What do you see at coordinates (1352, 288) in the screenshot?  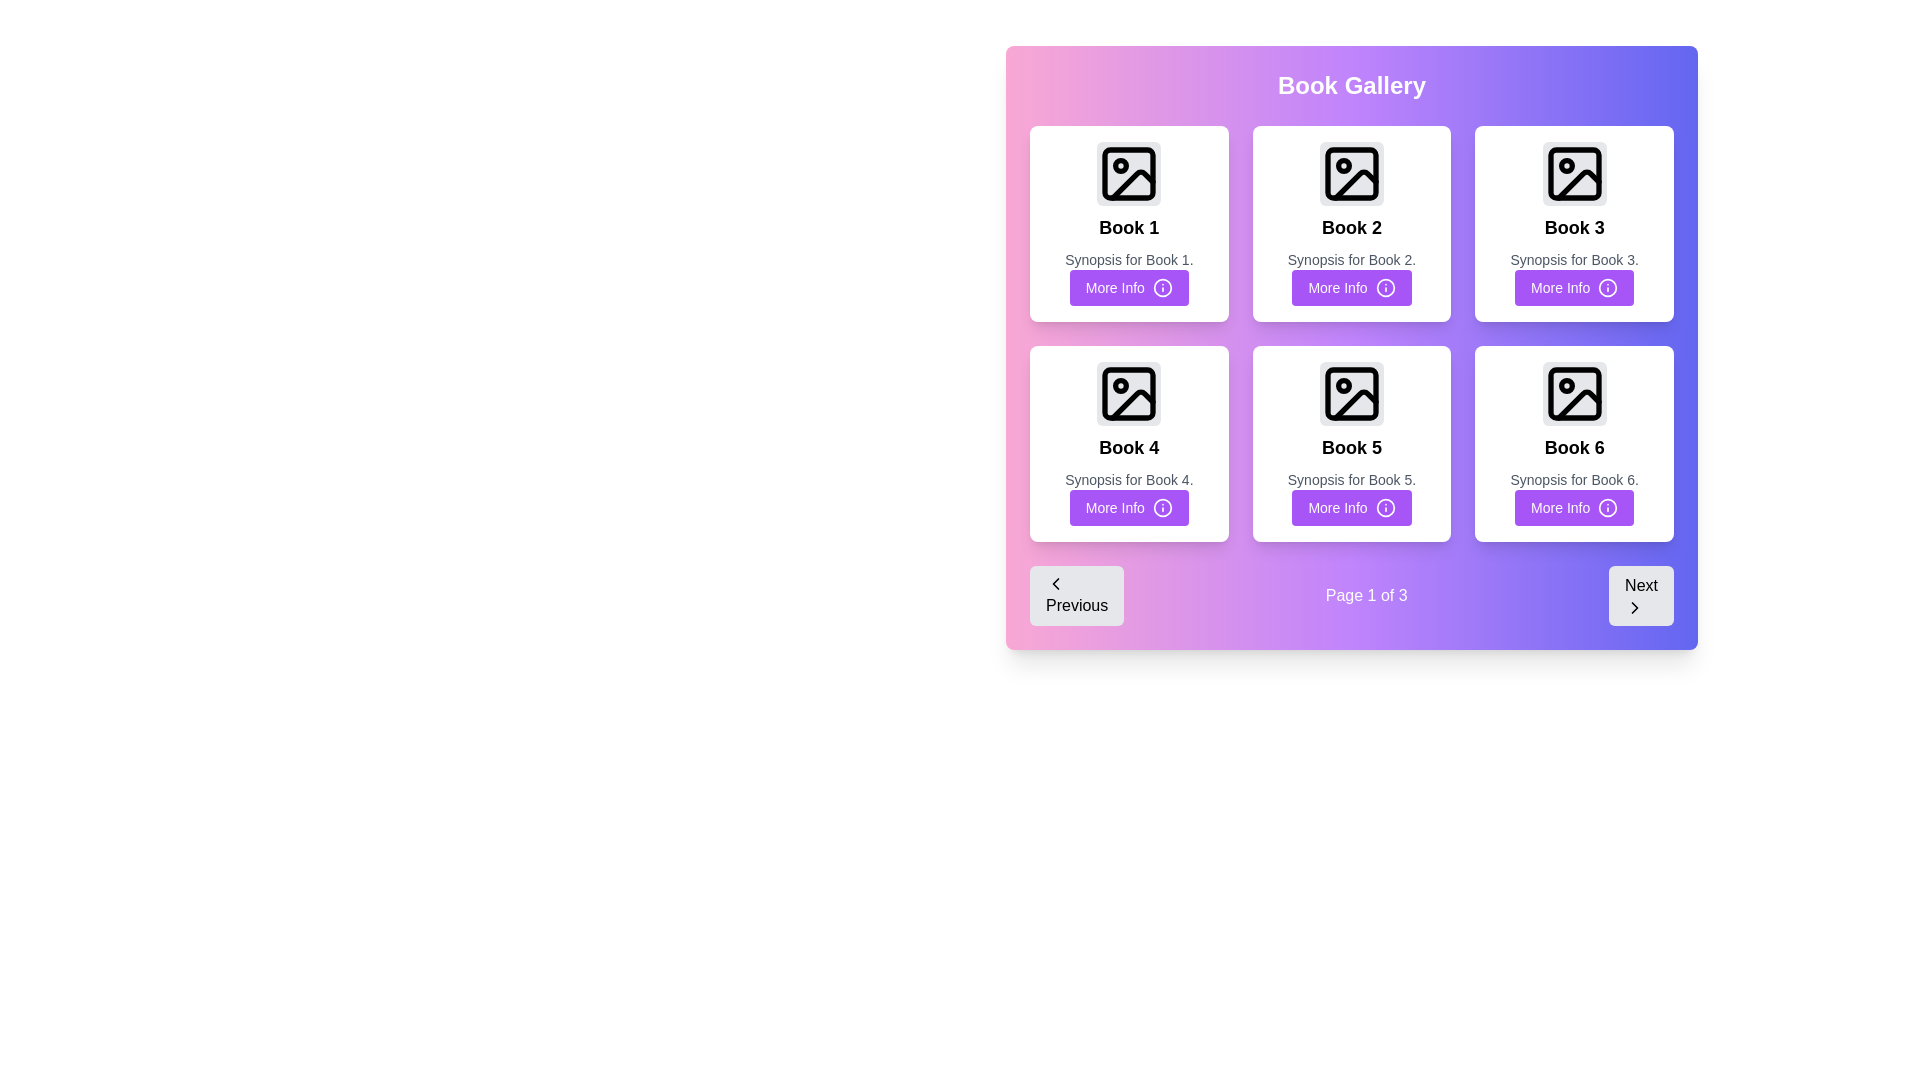 I see `the 'More Info' button with white text on a purple background located in the middle card of the top row in the 'Book Gallery' section` at bounding box center [1352, 288].